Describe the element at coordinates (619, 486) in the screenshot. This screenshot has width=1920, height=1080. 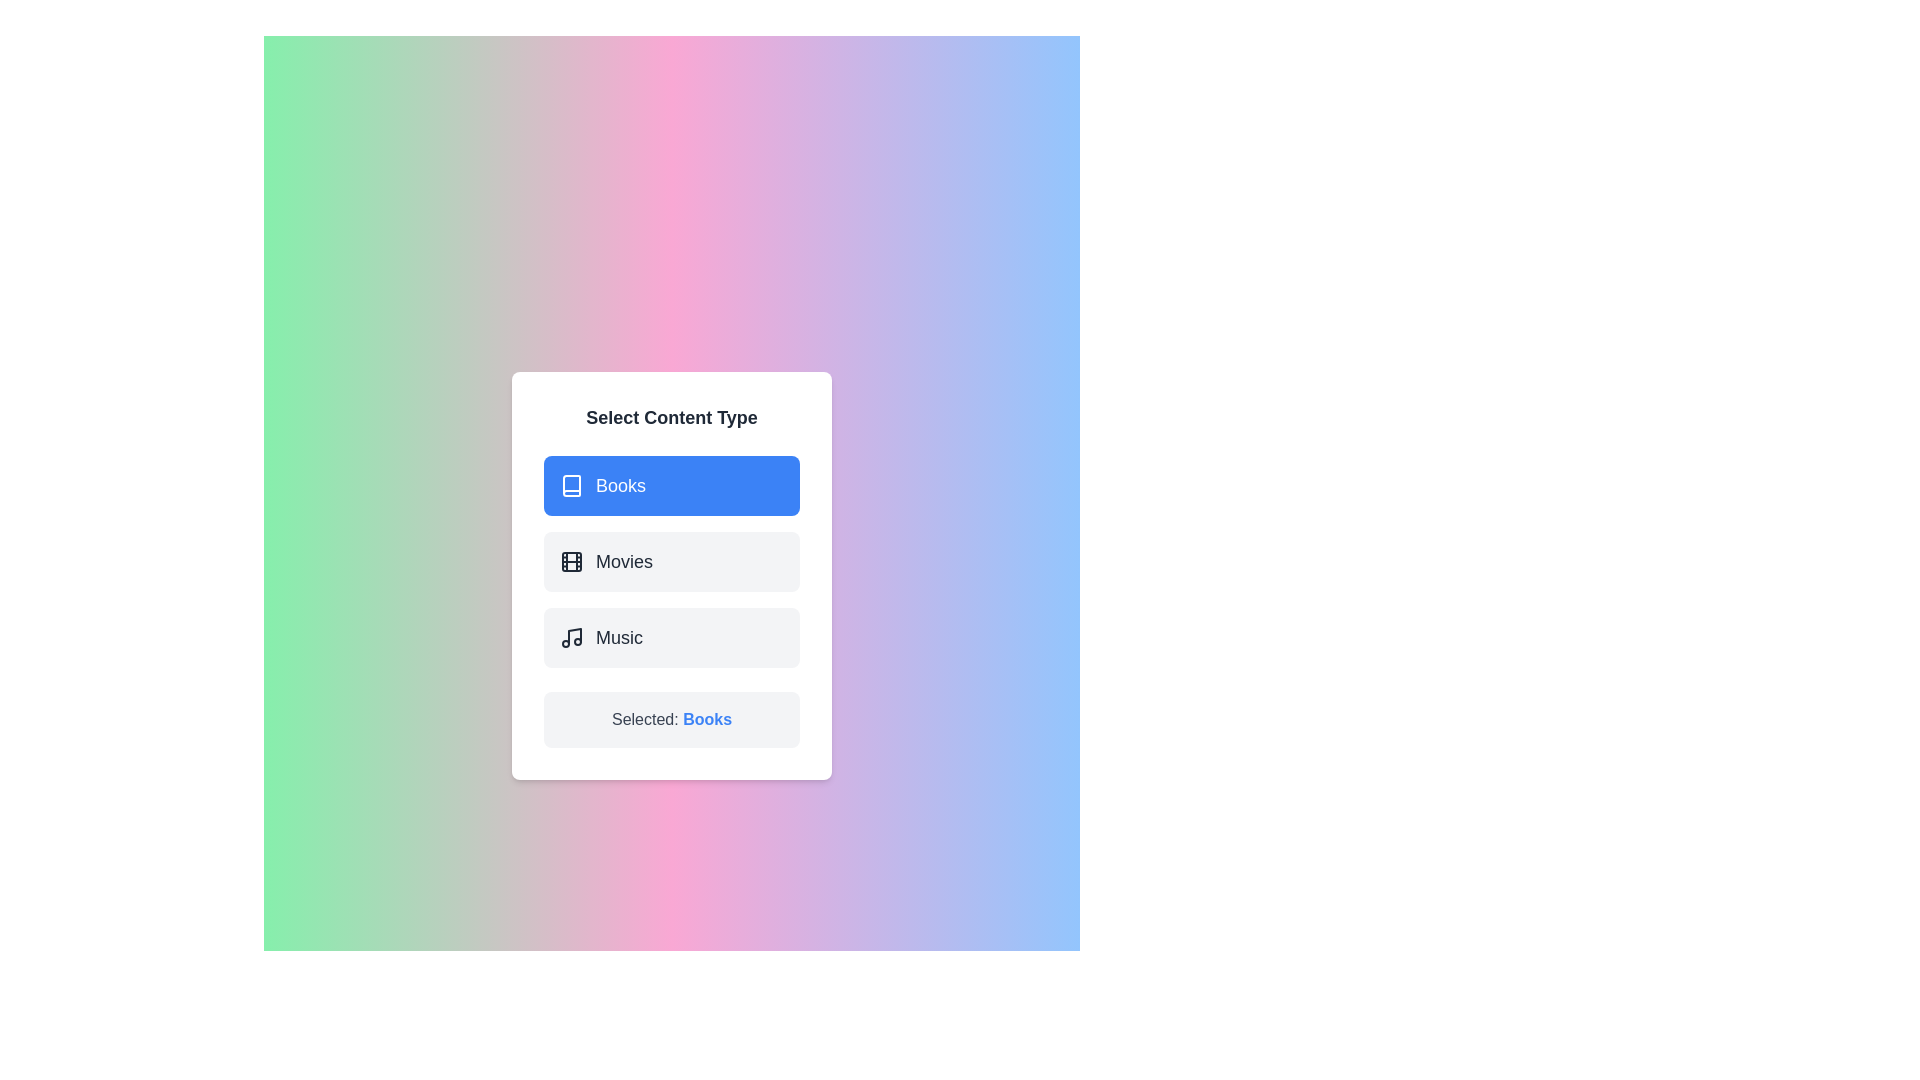
I see `the 'Books' text label that is positioned to the right of the book icon inside the blue button at the top of the options list` at that location.